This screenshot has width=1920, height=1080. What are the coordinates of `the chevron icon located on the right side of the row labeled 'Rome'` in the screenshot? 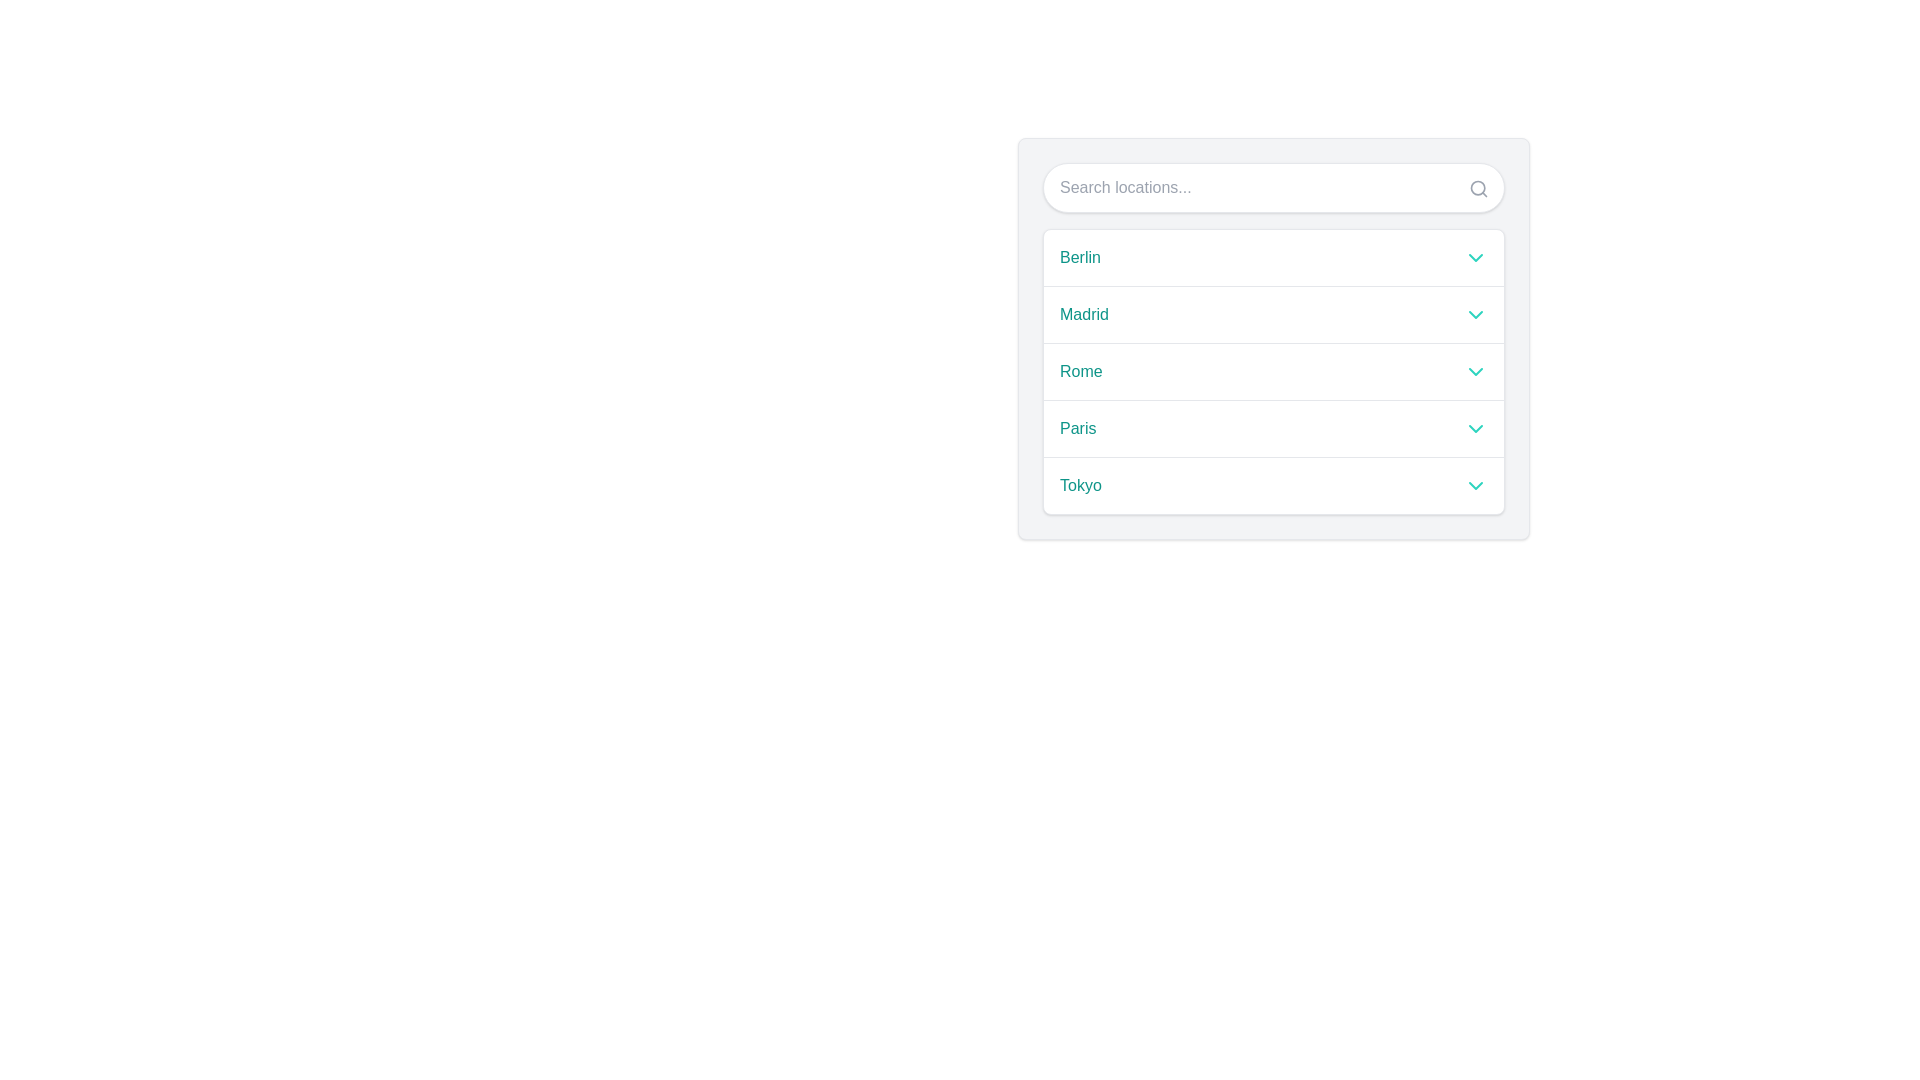 It's located at (1476, 371).